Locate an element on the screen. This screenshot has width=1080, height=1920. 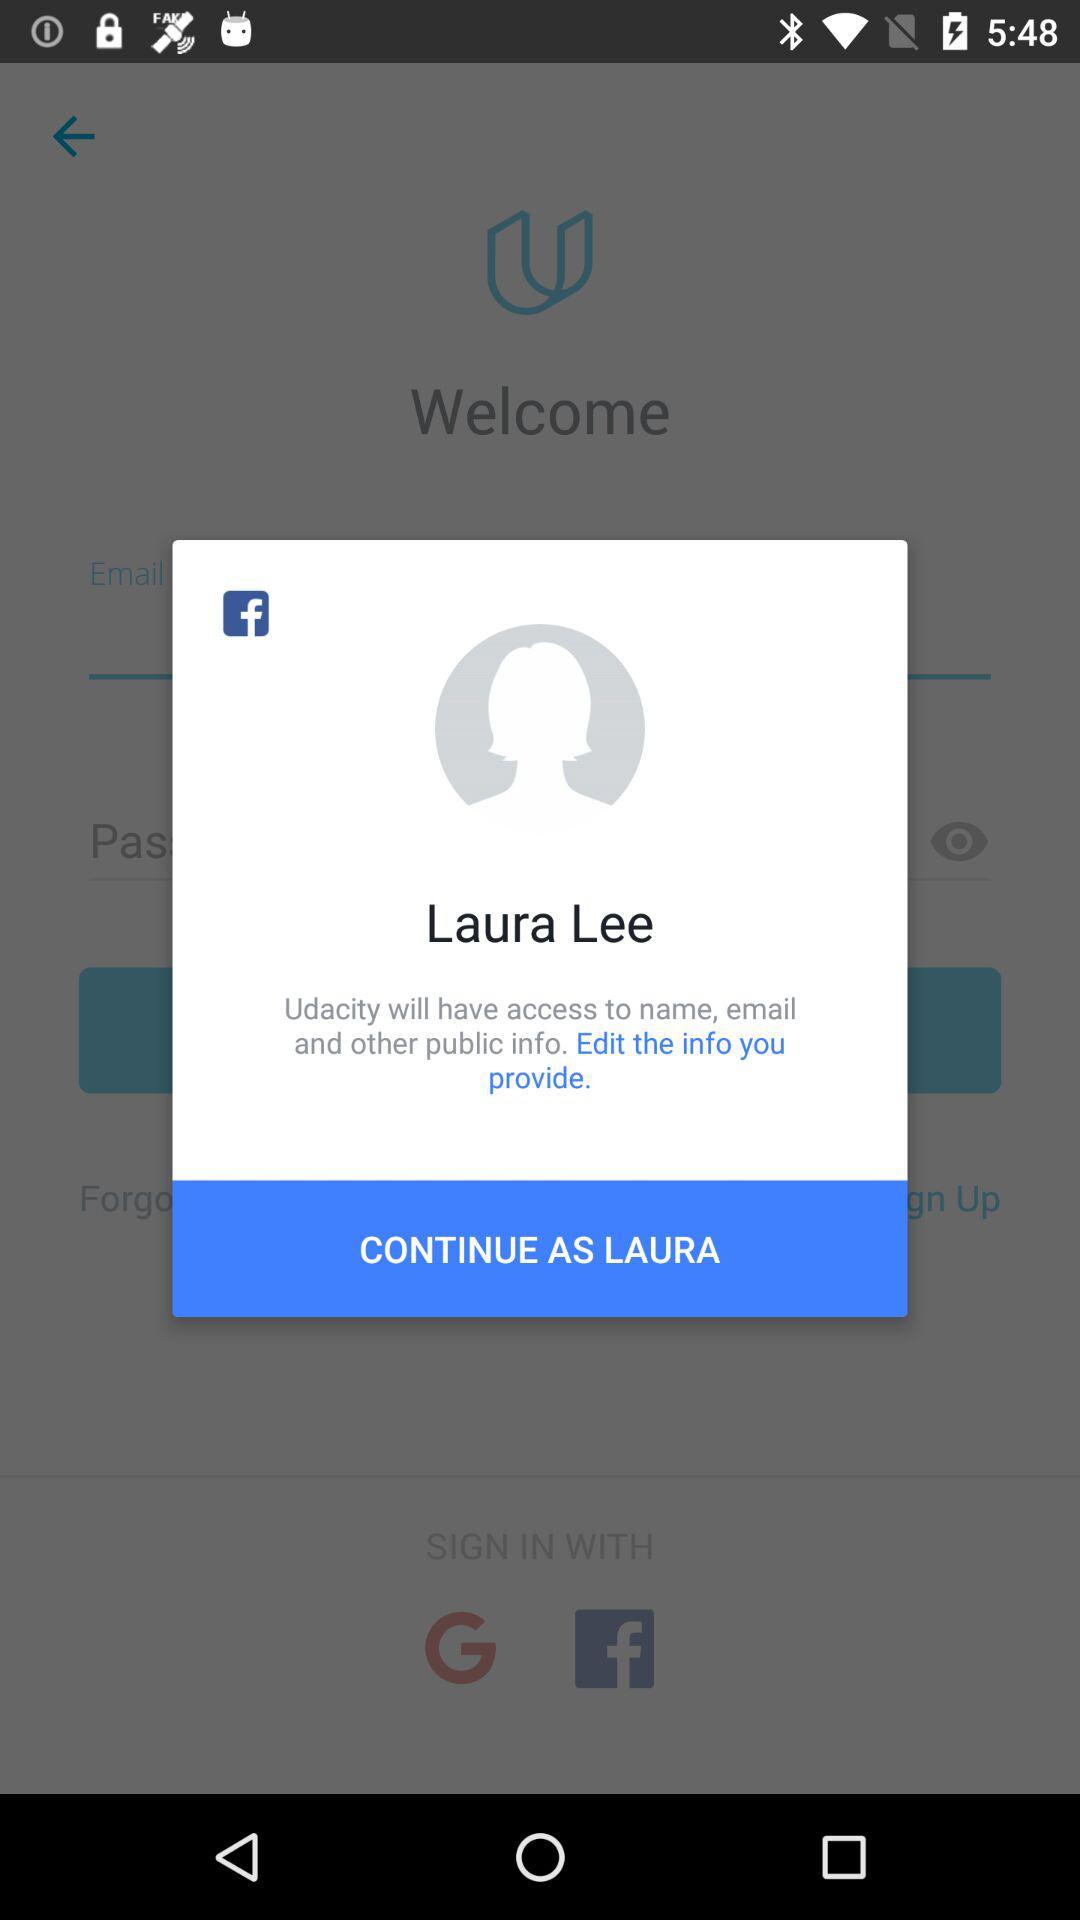
the udacity will have is located at coordinates (540, 1041).